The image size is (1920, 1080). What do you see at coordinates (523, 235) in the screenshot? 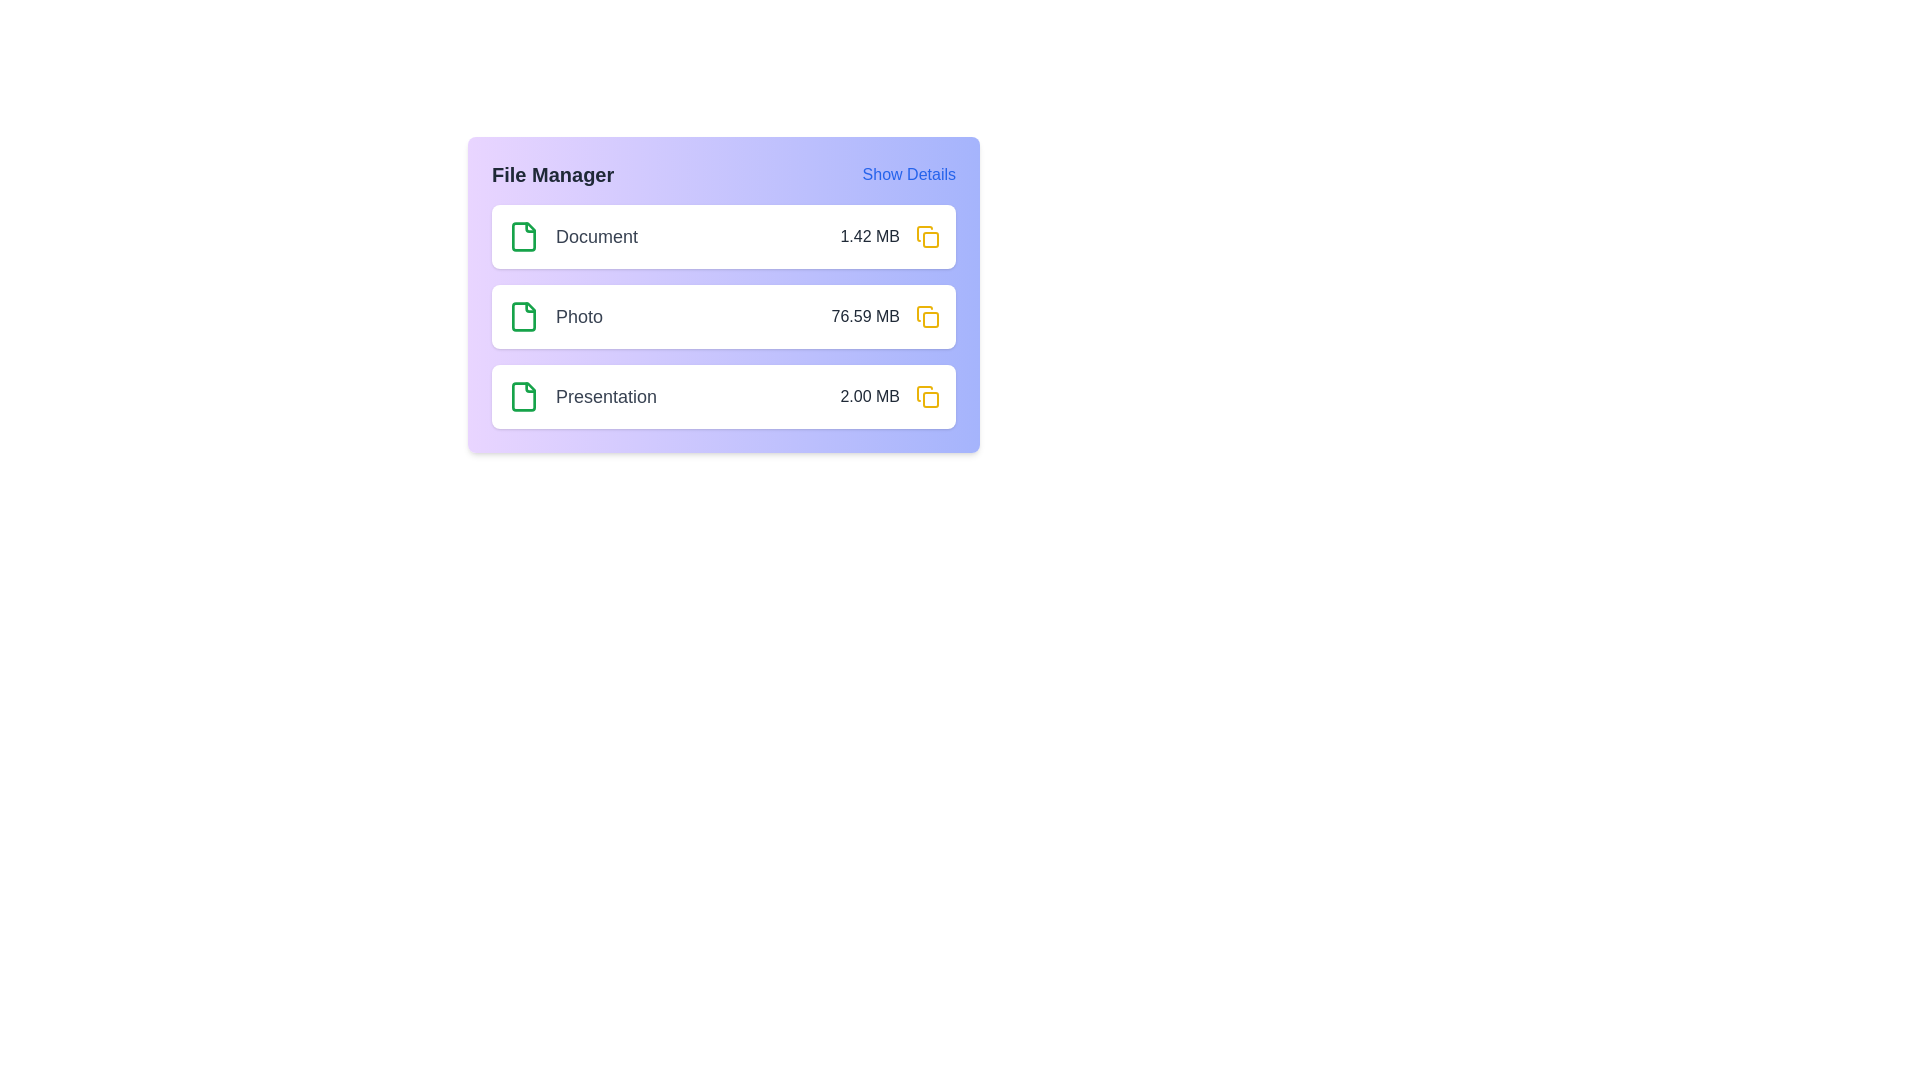
I see `the document file icon, which is a green rectangular shape with a folded corner located at the leftmost part of the 'Document' row in the file manager area` at bounding box center [523, 235].